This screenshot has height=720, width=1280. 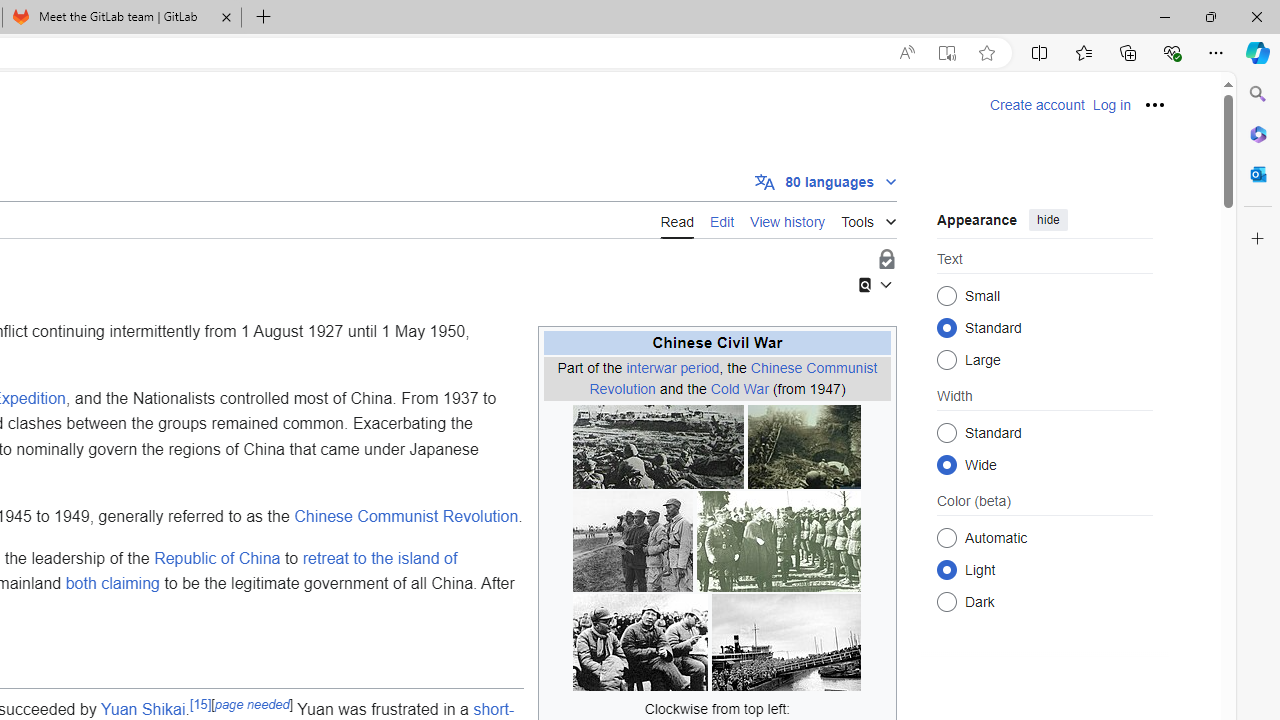 What do you see at coordinates (217, 558) in the screenshot?
I see `'Republic of China'` at bounding box center [217, 558].